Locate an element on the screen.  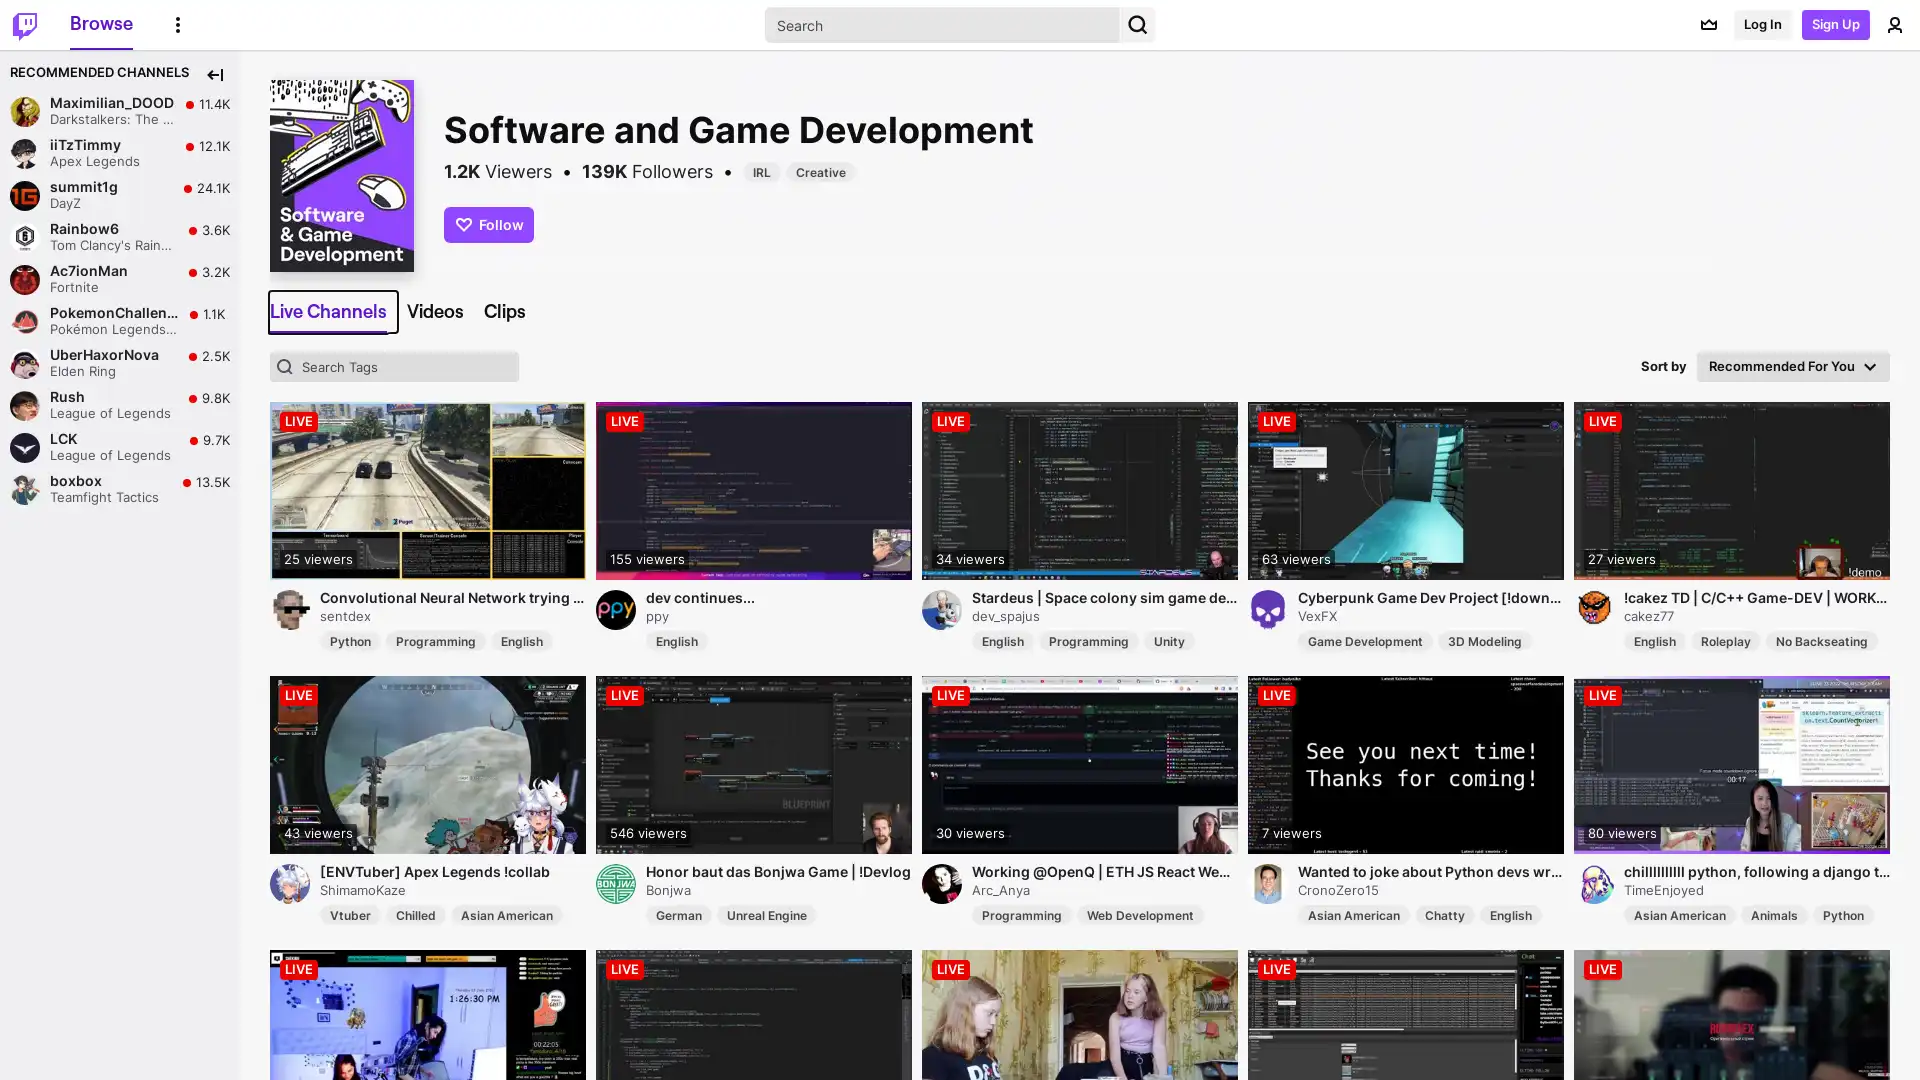
Web Development is located at coordinates (1140, 914).